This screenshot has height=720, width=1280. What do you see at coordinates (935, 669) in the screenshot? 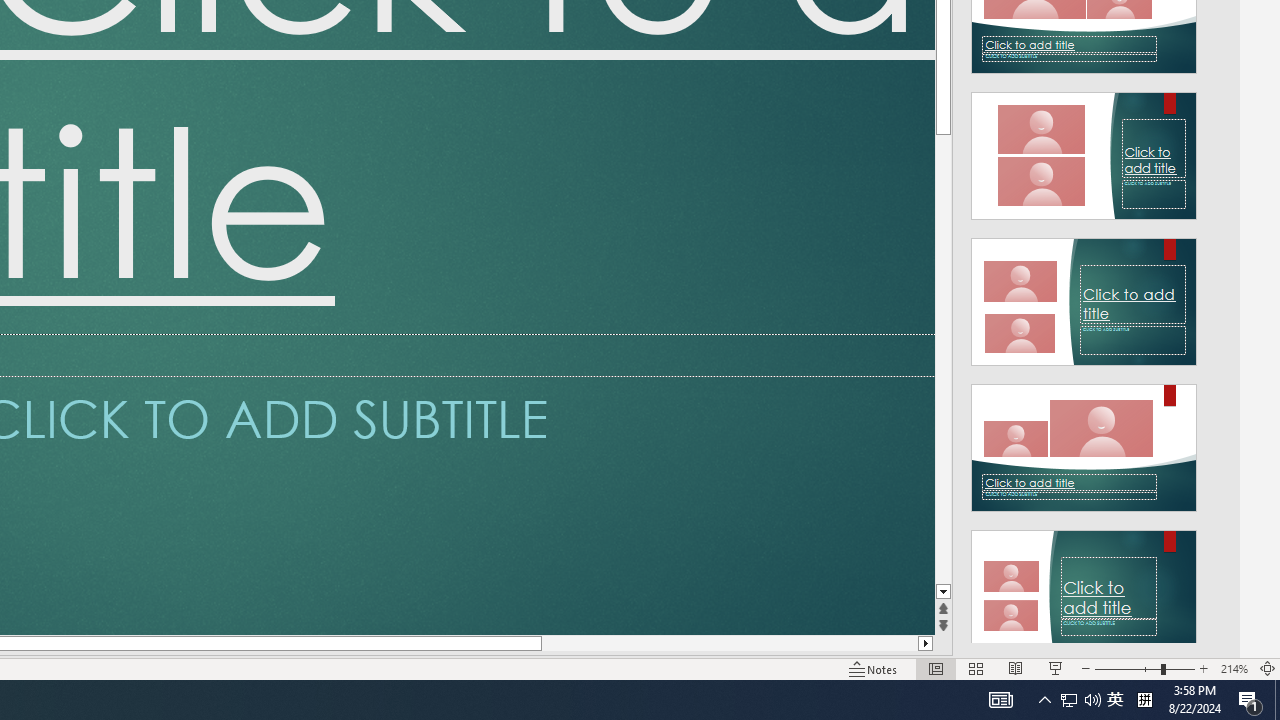
I see `'Normal'` at bounding box center [935, 669].